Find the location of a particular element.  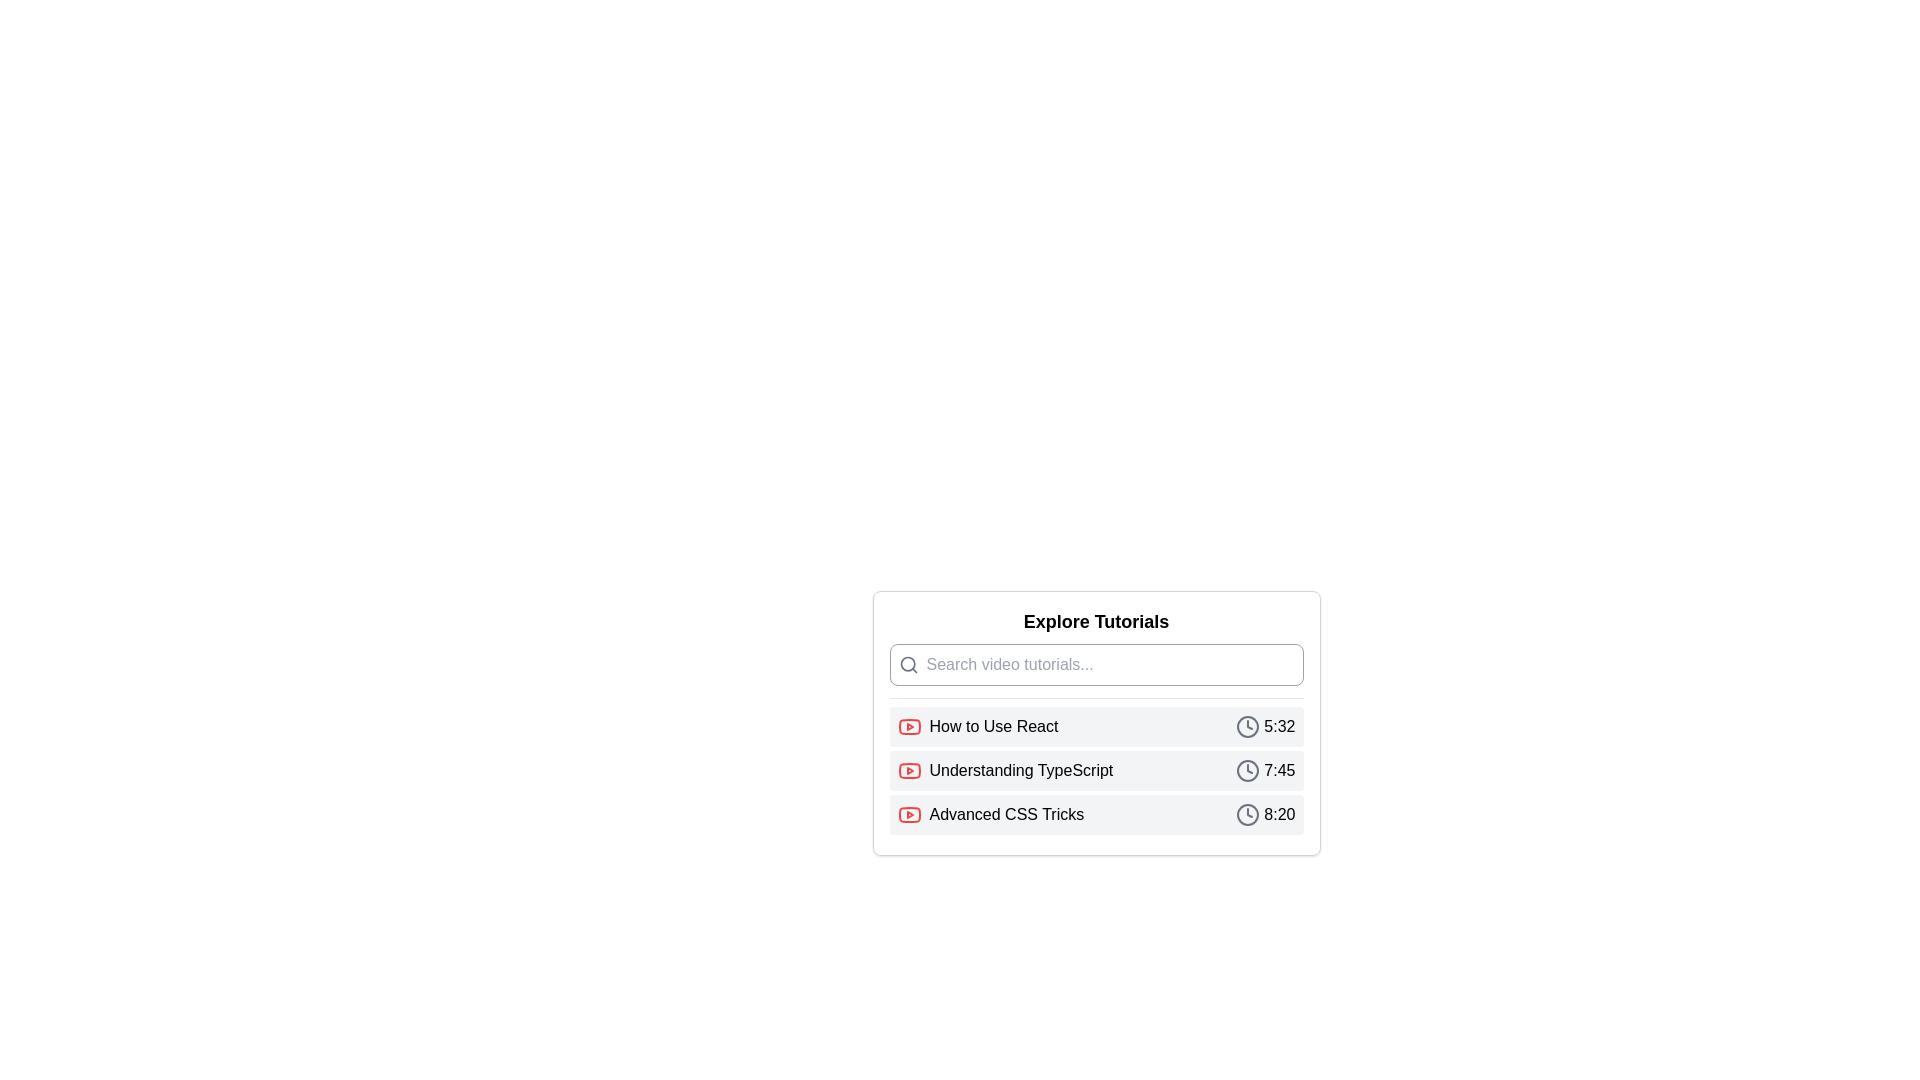

the time duration icon located to the left of the '5:32' text in the first row of the video tutorial list is located at coordinates (1247, 726).